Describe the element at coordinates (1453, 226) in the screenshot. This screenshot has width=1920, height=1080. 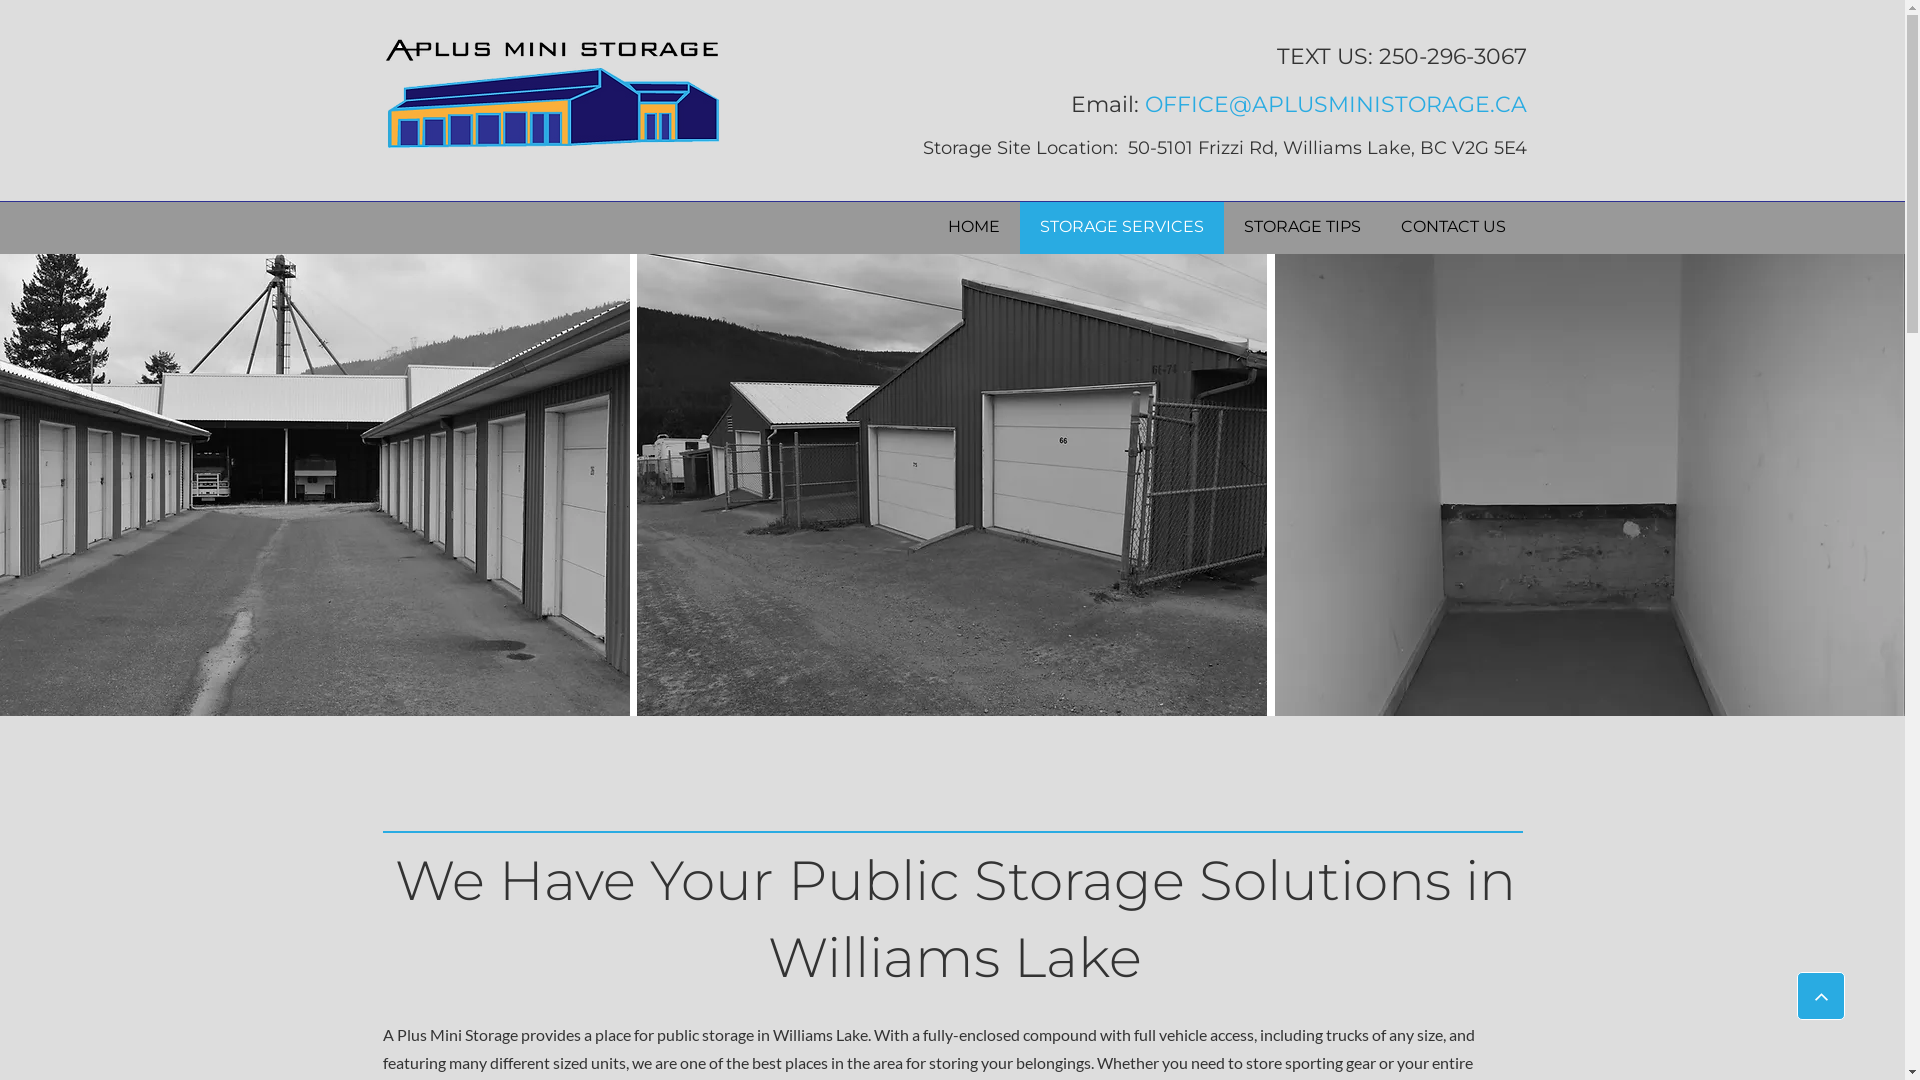
I see `'CONTACT US'` at that location.